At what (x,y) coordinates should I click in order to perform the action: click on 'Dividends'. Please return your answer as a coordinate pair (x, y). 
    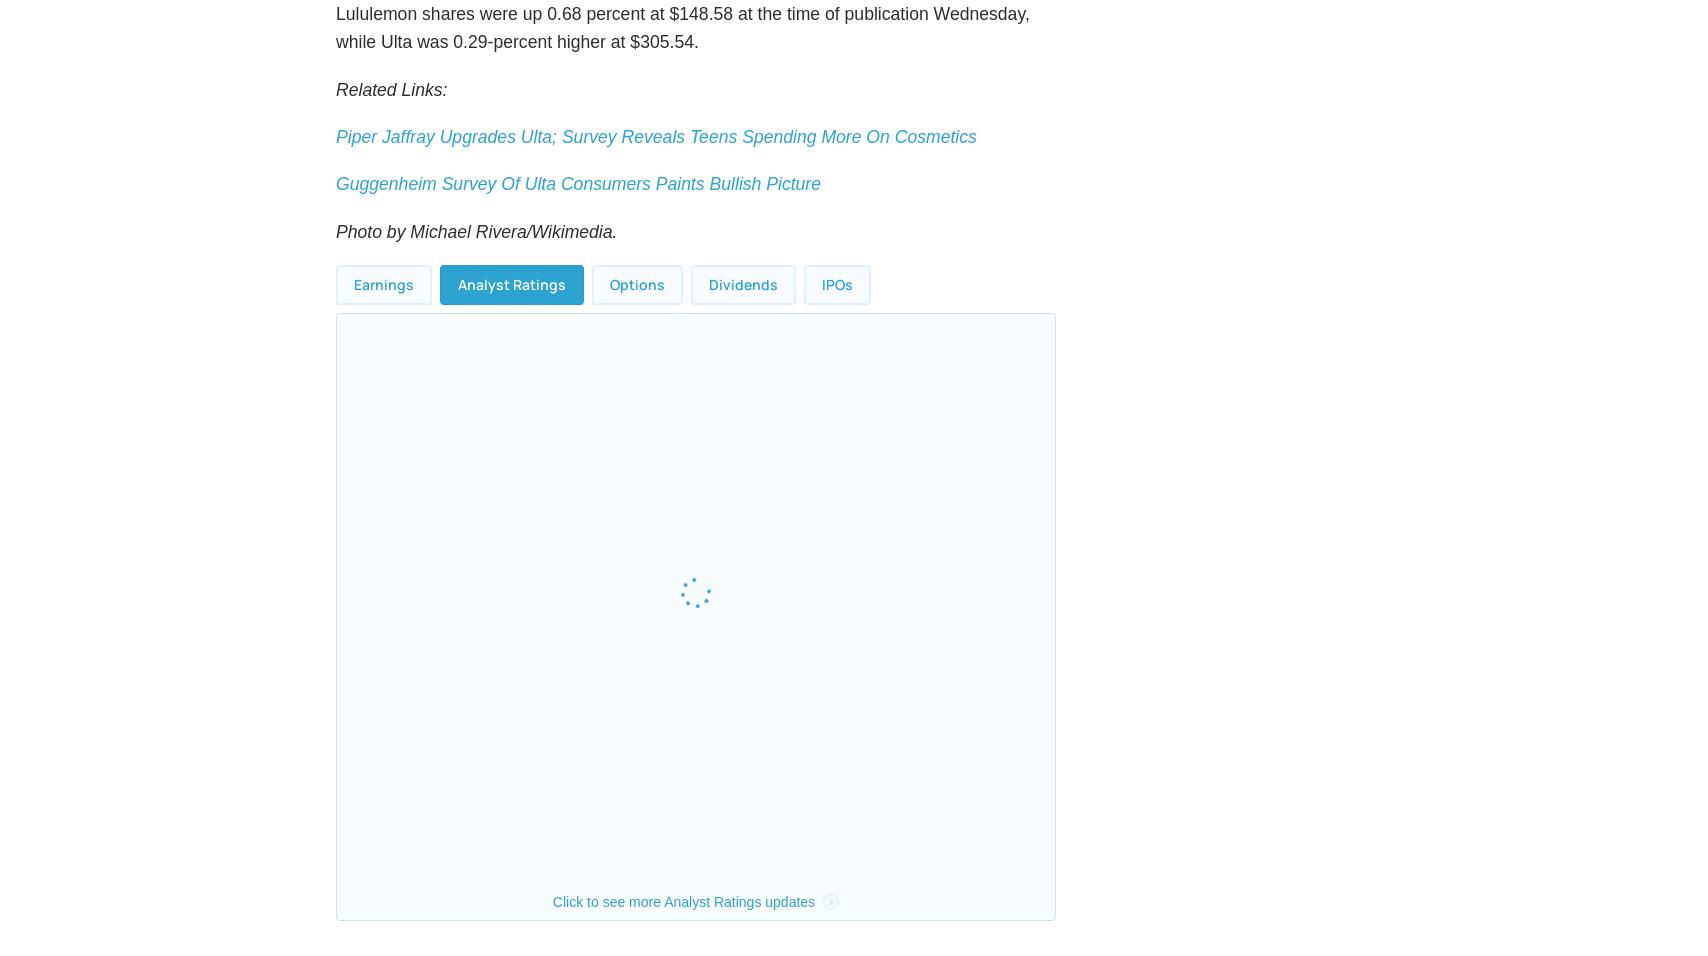
    Looking at the image, I should click on (743, 331).